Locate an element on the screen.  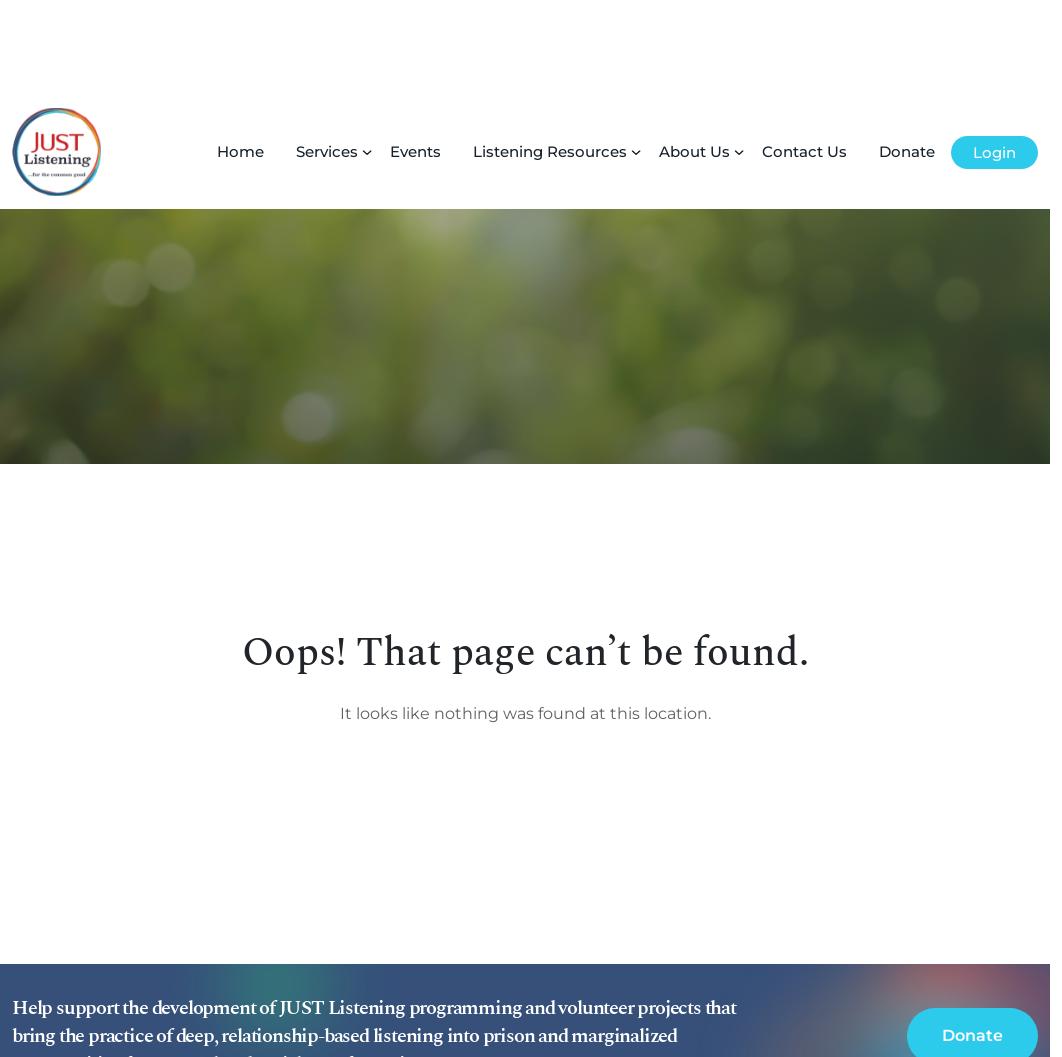
'Listening Resources' is located at coordinates (472, 56).